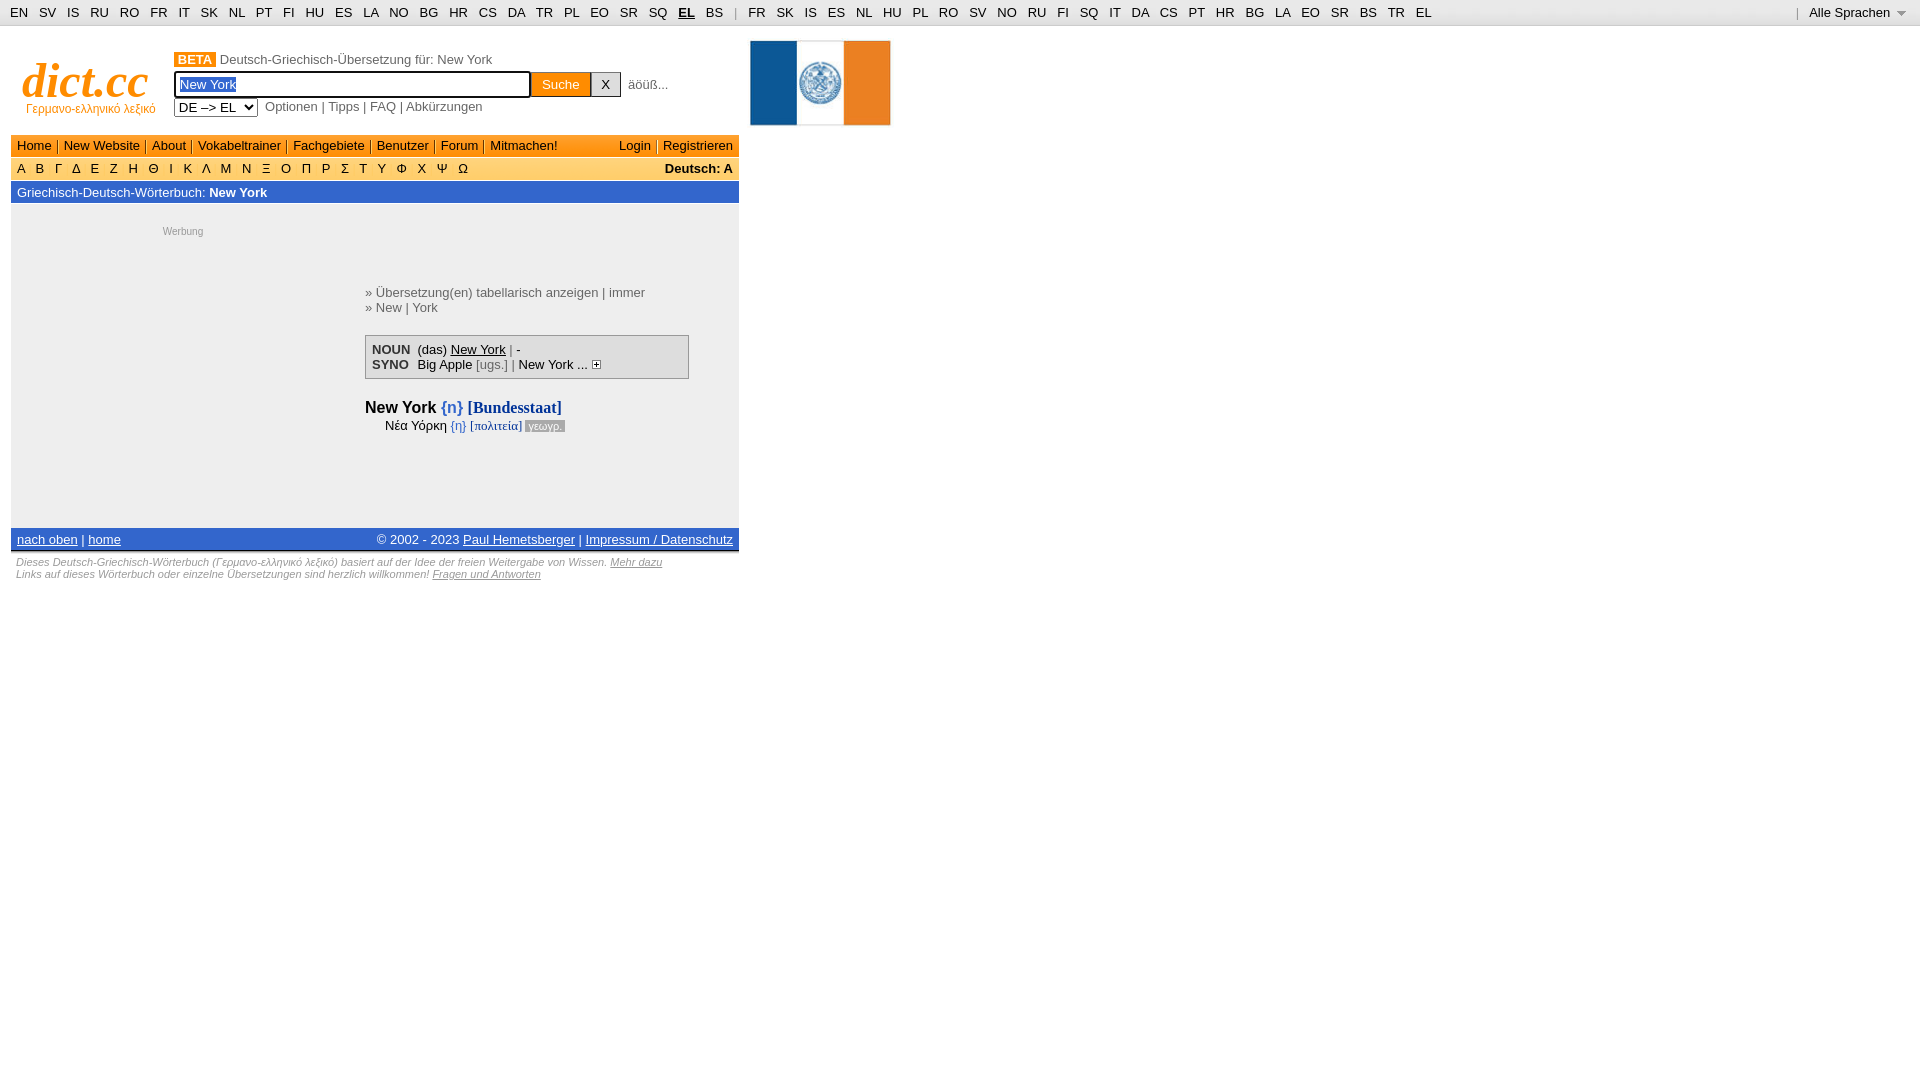 The height and width of the screenshot is (1080, 1920). I want to click on 'Vokabeltrainer', so click(239, 144).